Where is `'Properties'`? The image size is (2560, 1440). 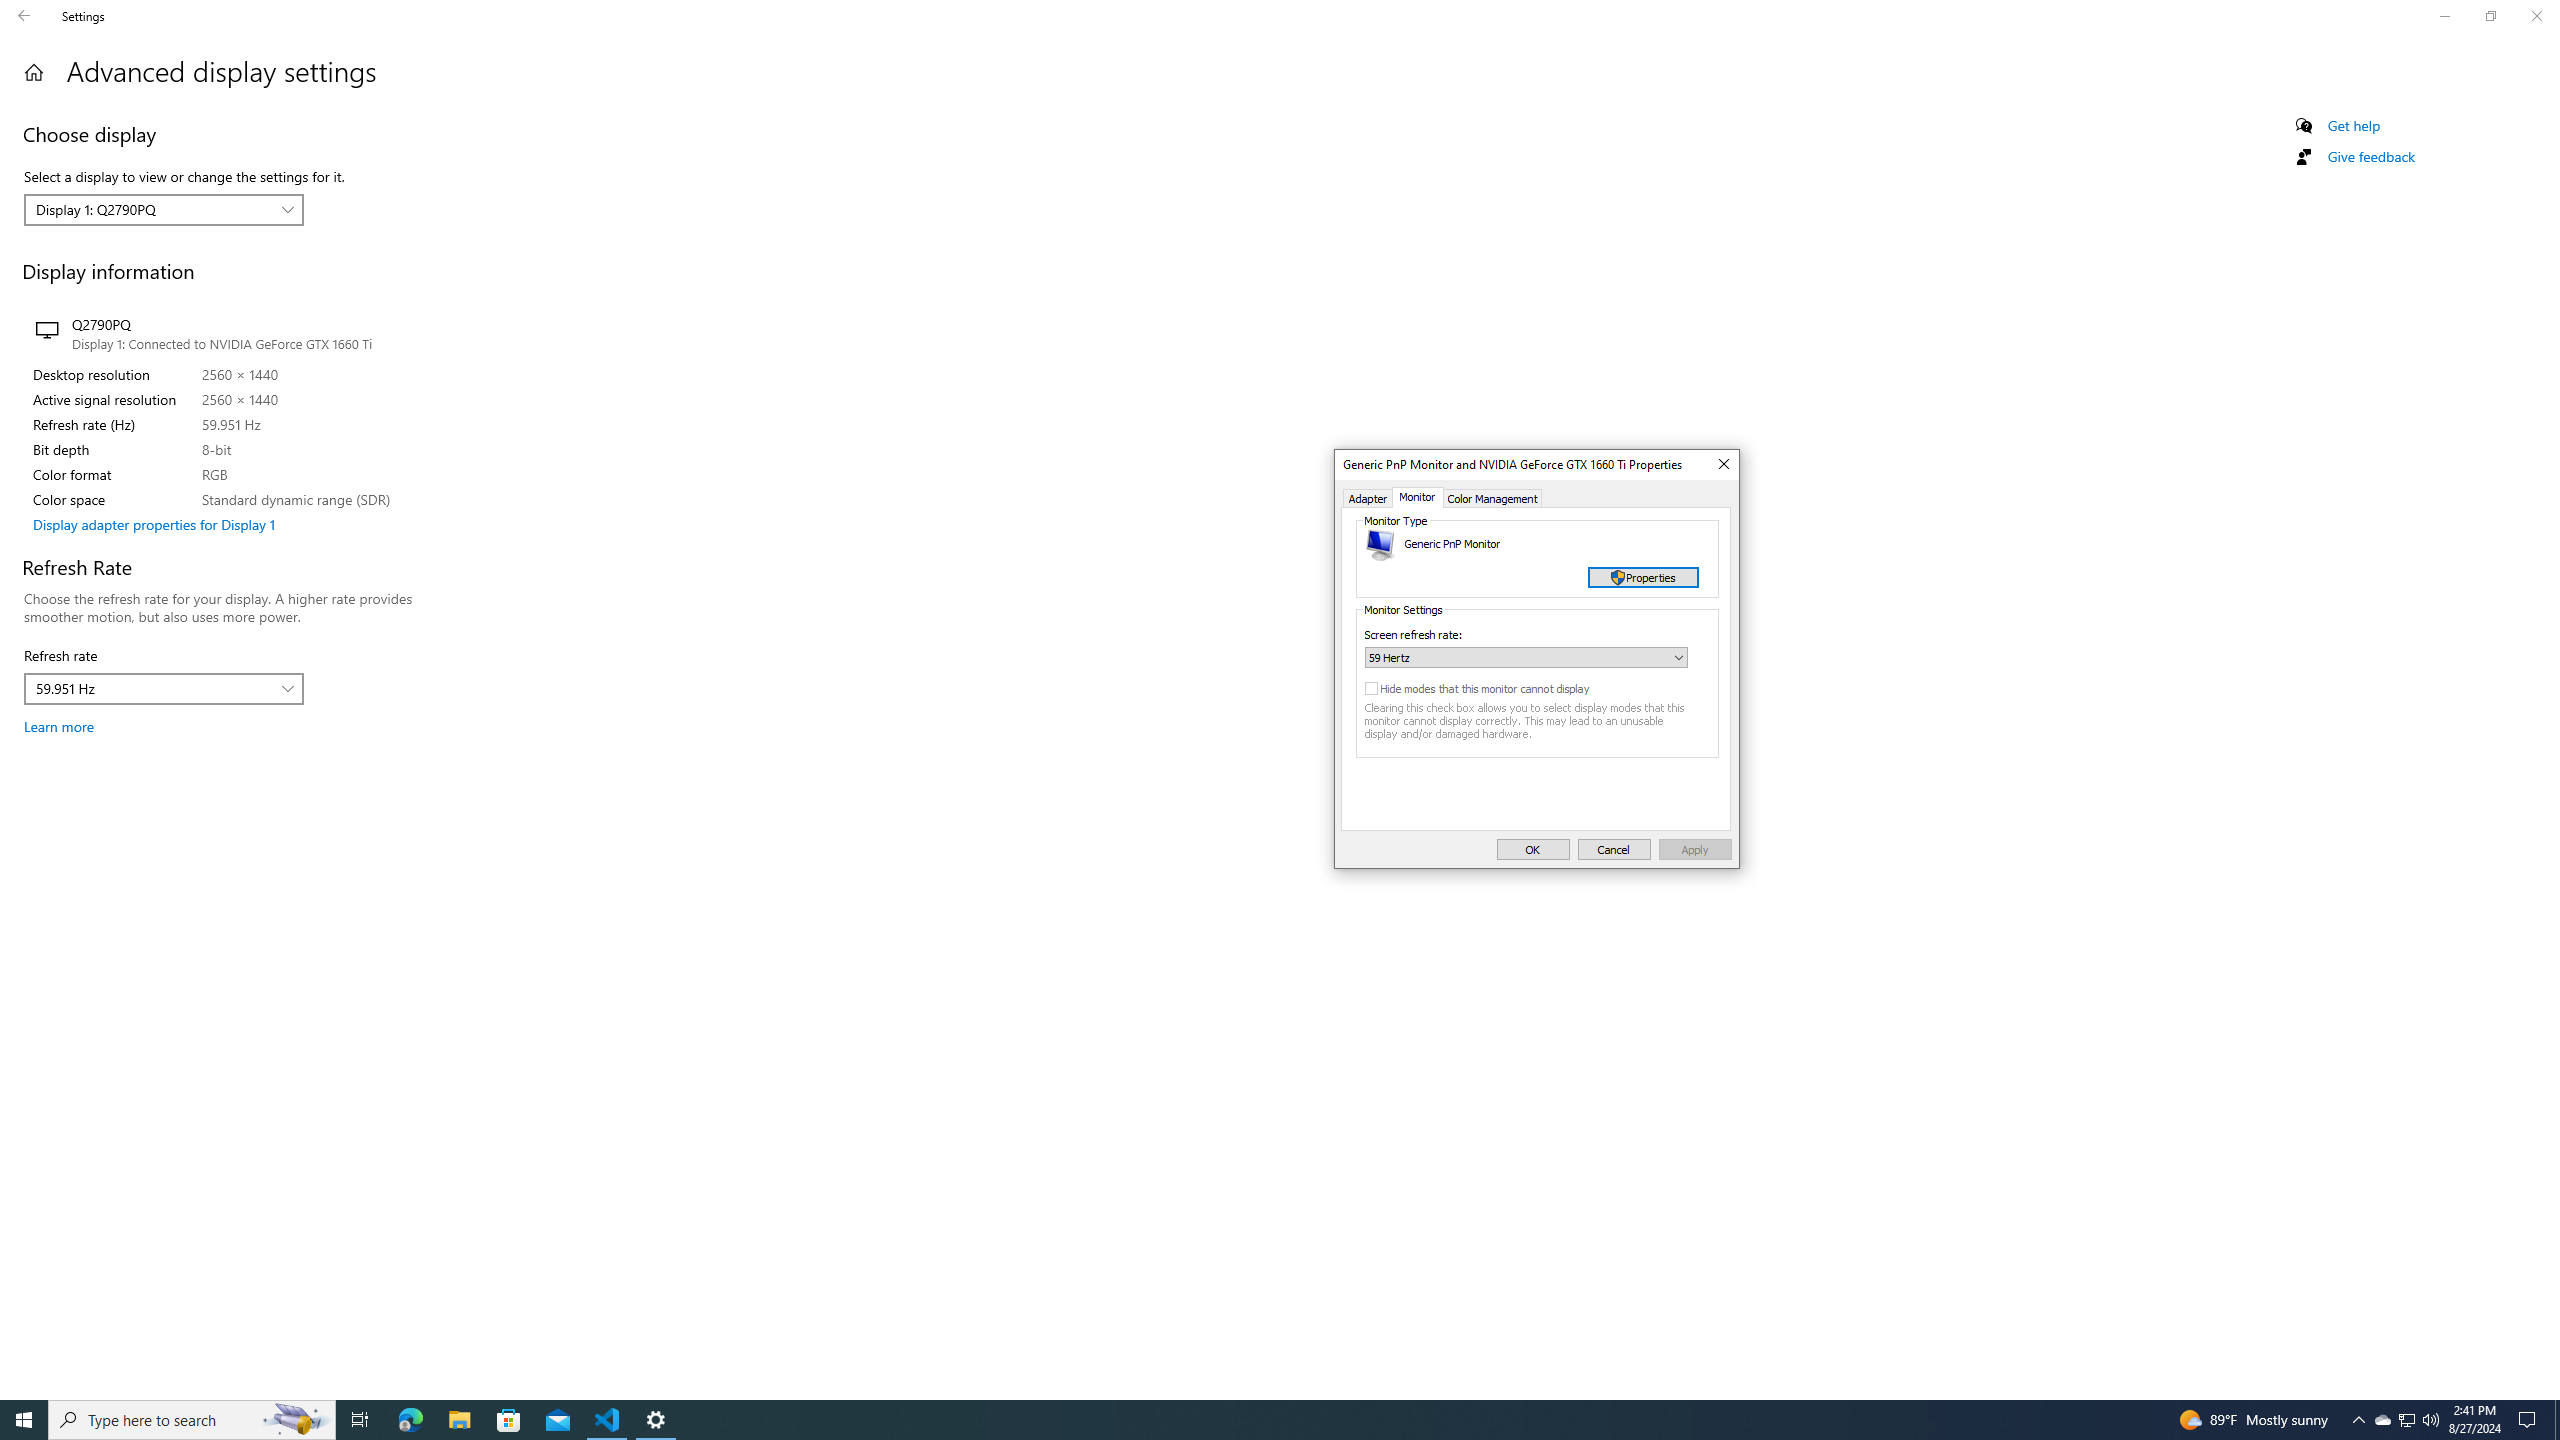 'Properties' is located at coordinates (1642, 577).